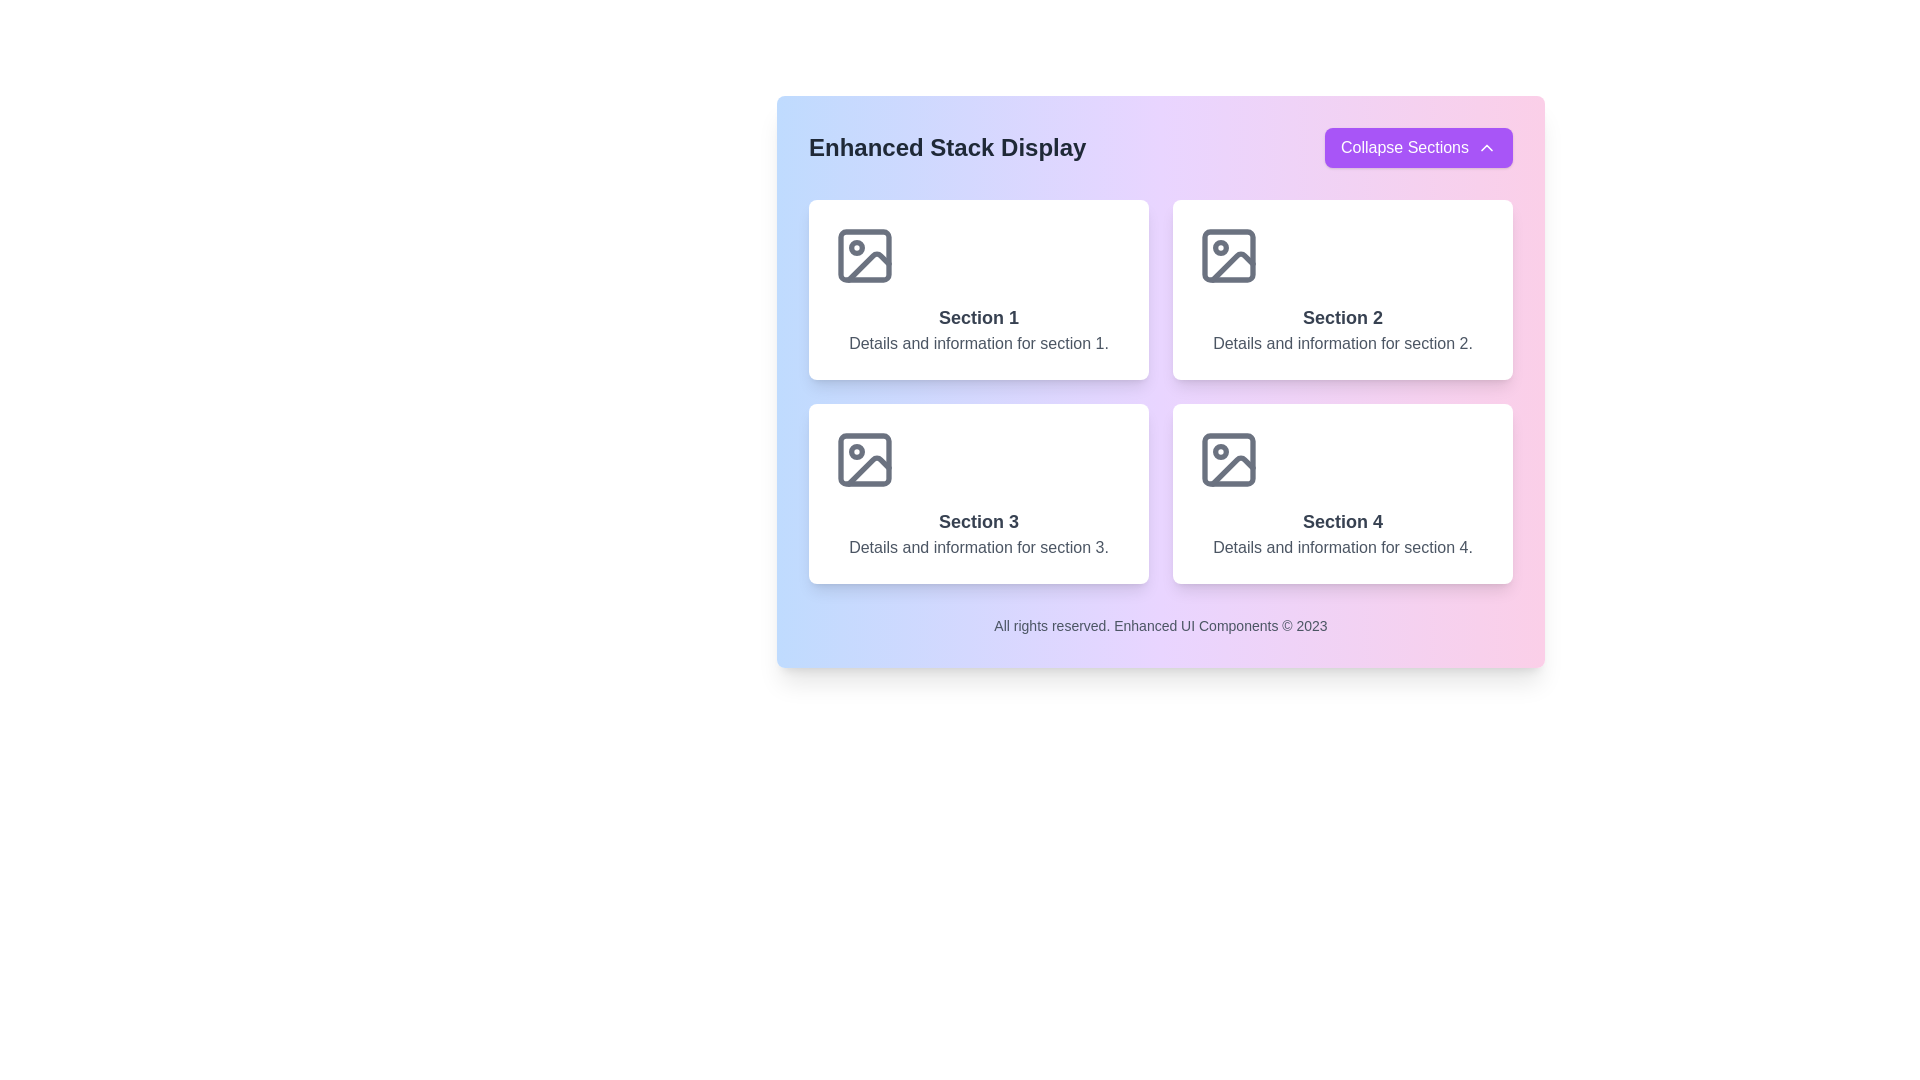 The width and height of the screenshot is (1920, 1080). What do you see at coordinates (979, 493) in the screenshot?
I see `the Informational Card titled 'Section 3' located in the bottom-left section of a 2x2 grid layout` at bounding box center [979, 493].